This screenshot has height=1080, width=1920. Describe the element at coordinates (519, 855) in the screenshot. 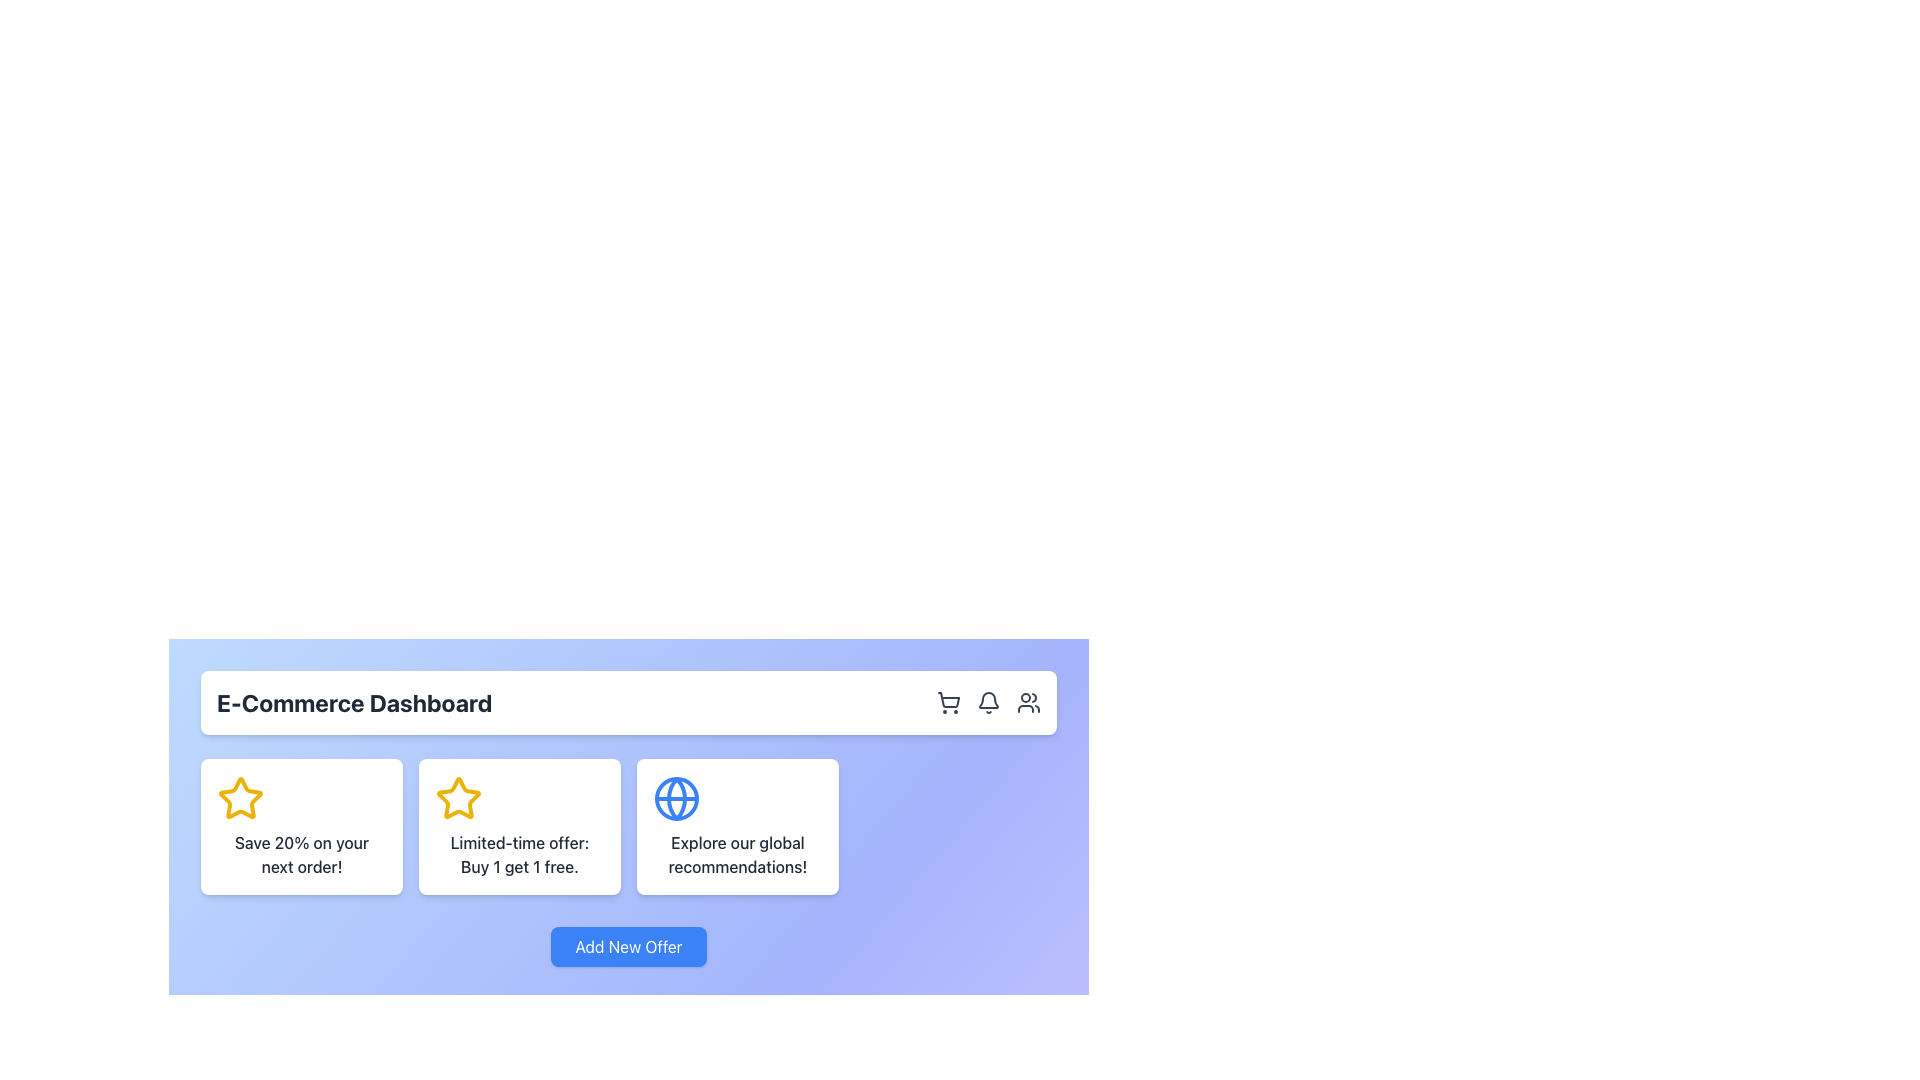

I see `the text block displaying 'Limited-time offer: Buy 1 get 1 free.' which is centered below a yellow star icon in the middle card of three horizontally aligned cards` at that location.